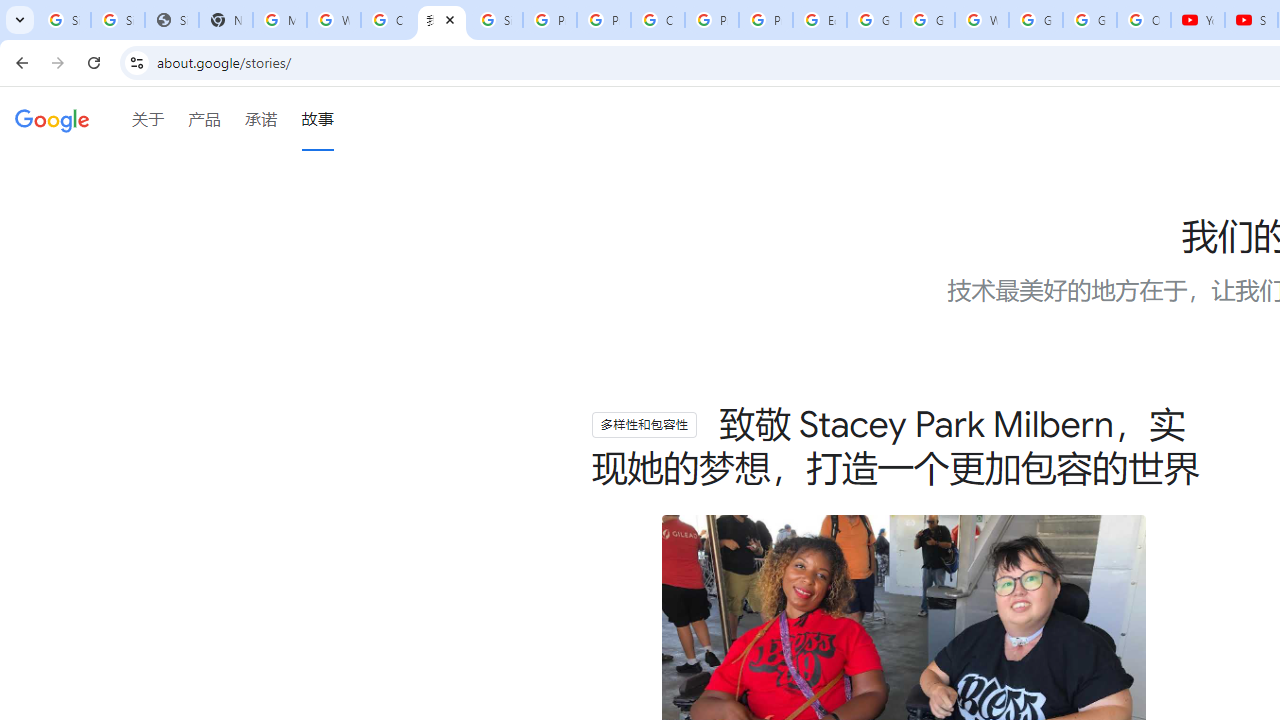 This screenshot has width=1280, height=720. Describe the element at coordinates (116, 20) in the screenshot. I see `'Sign in - Google Accounts'` at that location.